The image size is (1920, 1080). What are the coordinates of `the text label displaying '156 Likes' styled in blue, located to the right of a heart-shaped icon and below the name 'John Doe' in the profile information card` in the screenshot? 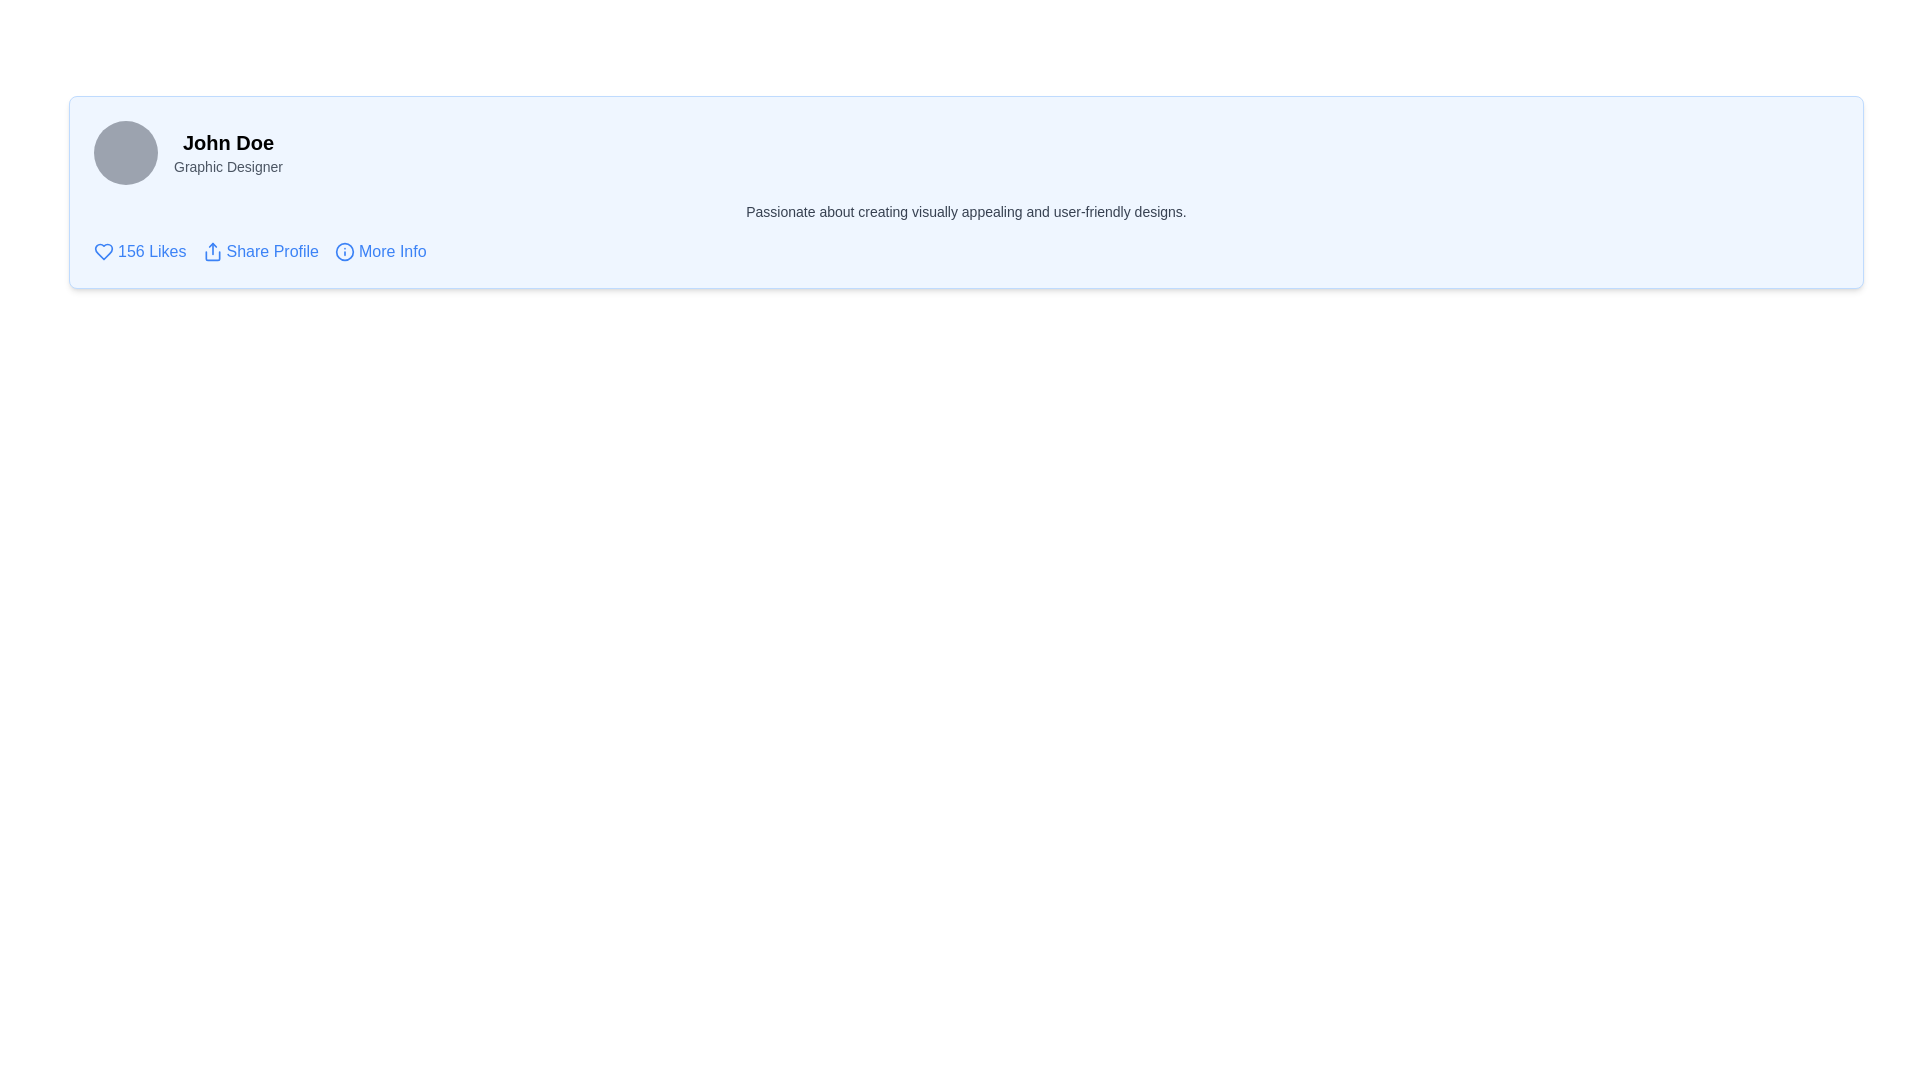 It's located at (151, 250).